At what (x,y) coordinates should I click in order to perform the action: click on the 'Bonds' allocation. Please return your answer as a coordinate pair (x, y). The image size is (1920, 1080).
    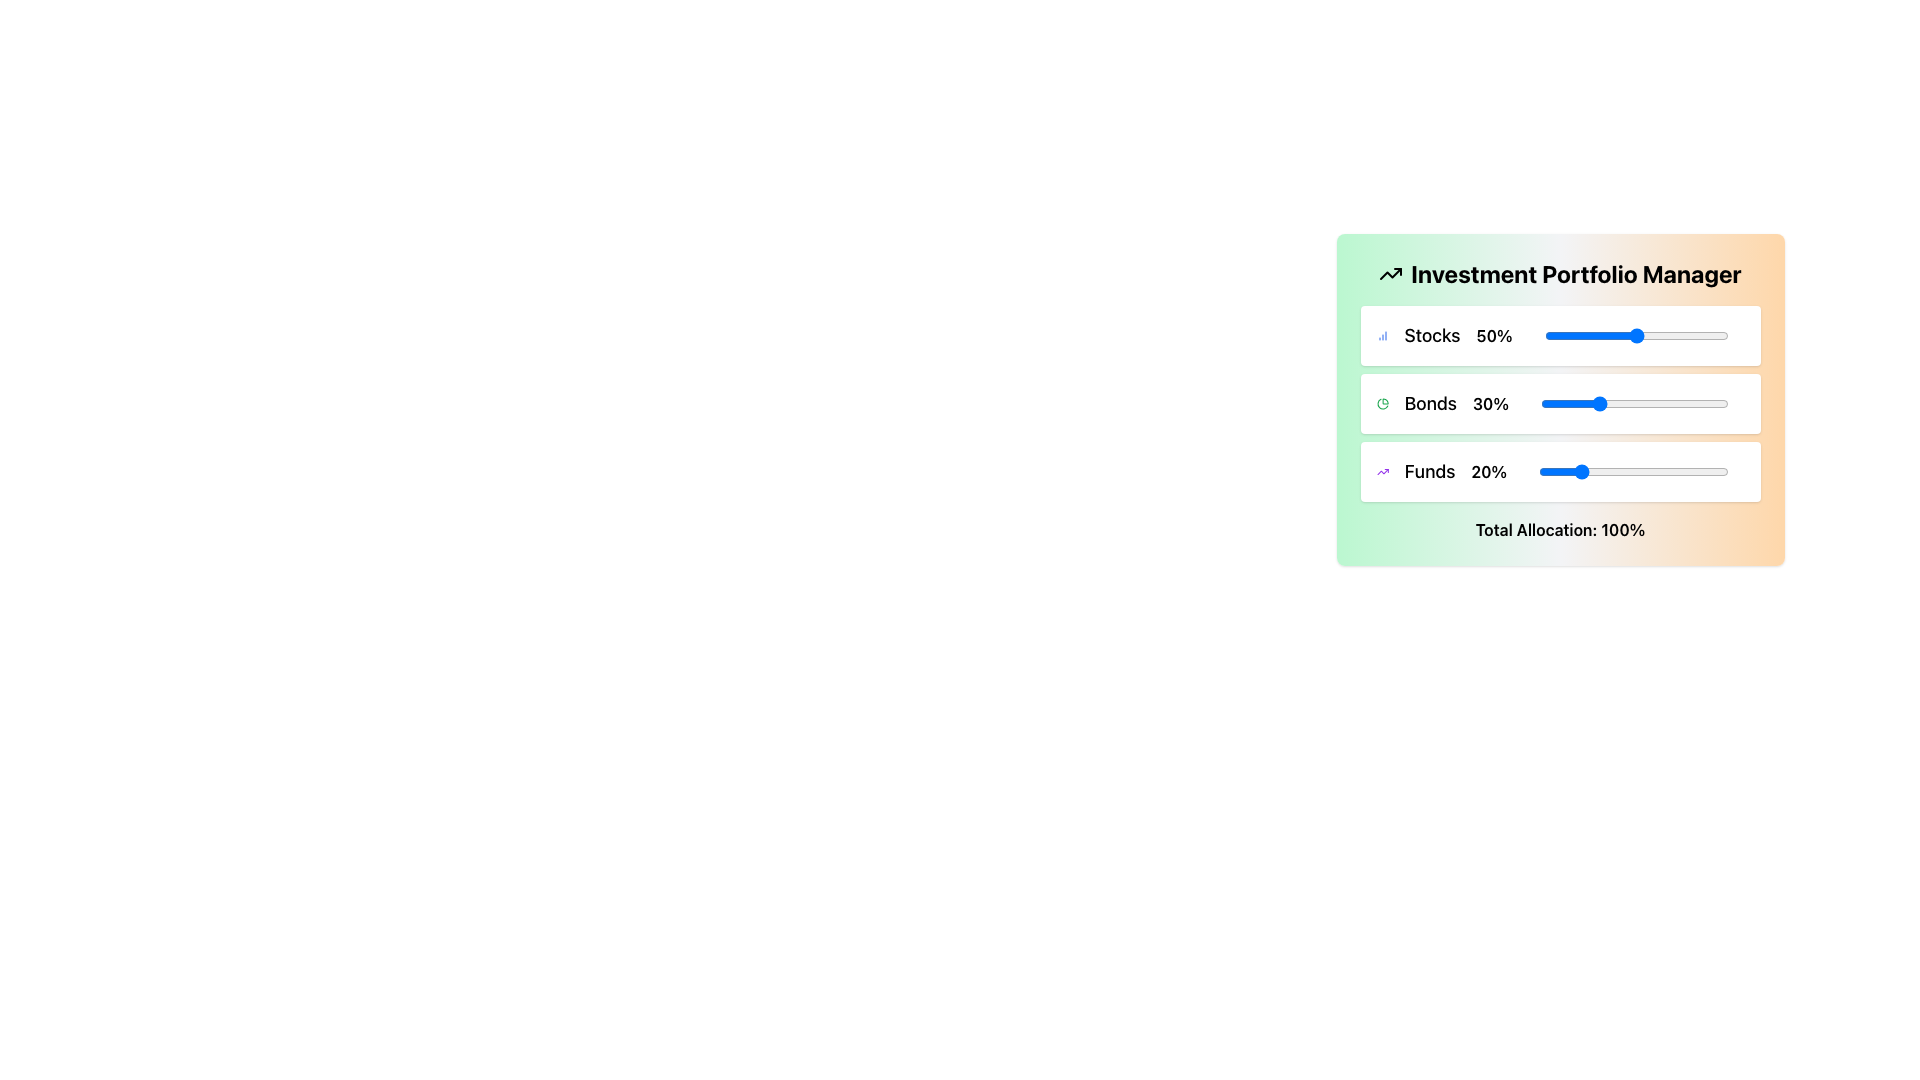
    Looking at the image, I should click on (1679, 404).